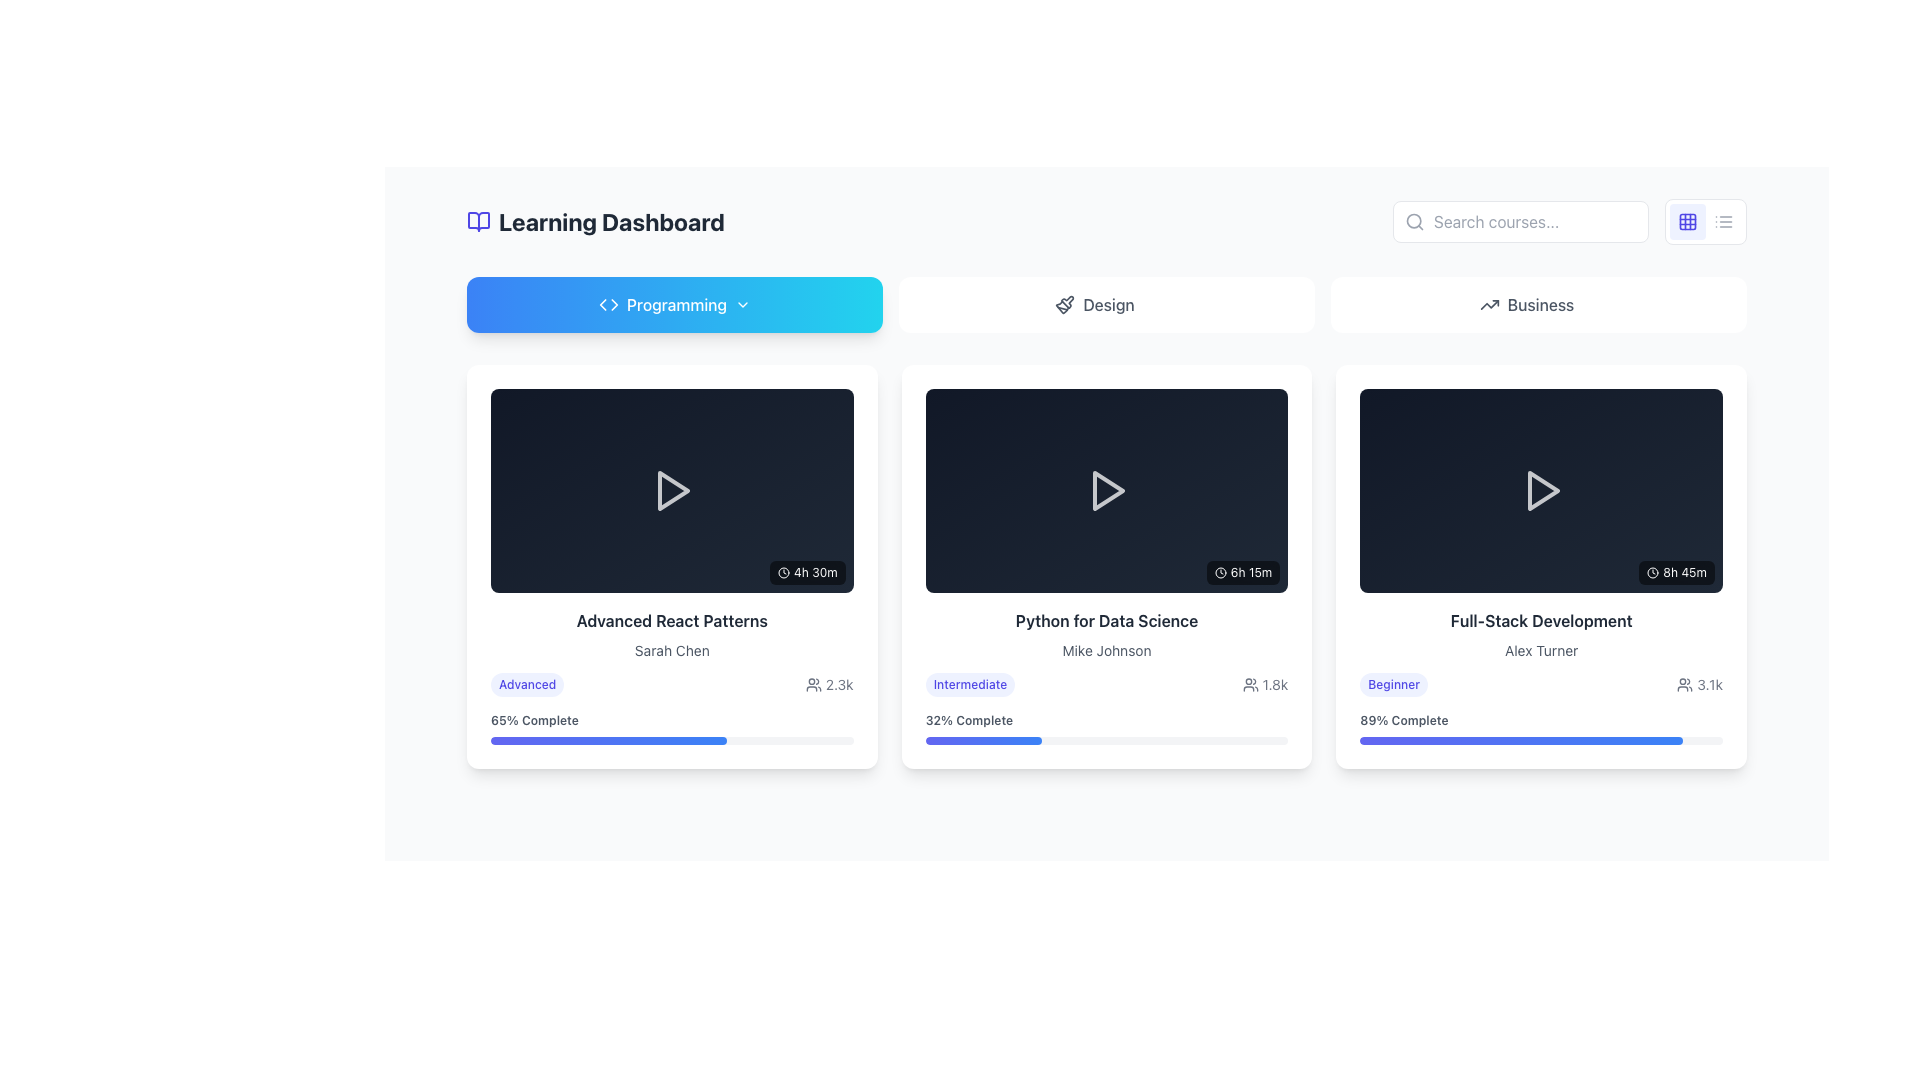 This screenshot has width=1920, height=1080. Describe the element at coordinates (1274, 684) in the screenshot. I see `displayed count of people associated with the content from the Text Label located in the bottom-right corner of the 'Python for Data Science' card, positioned to the right of the user icon` at that location.